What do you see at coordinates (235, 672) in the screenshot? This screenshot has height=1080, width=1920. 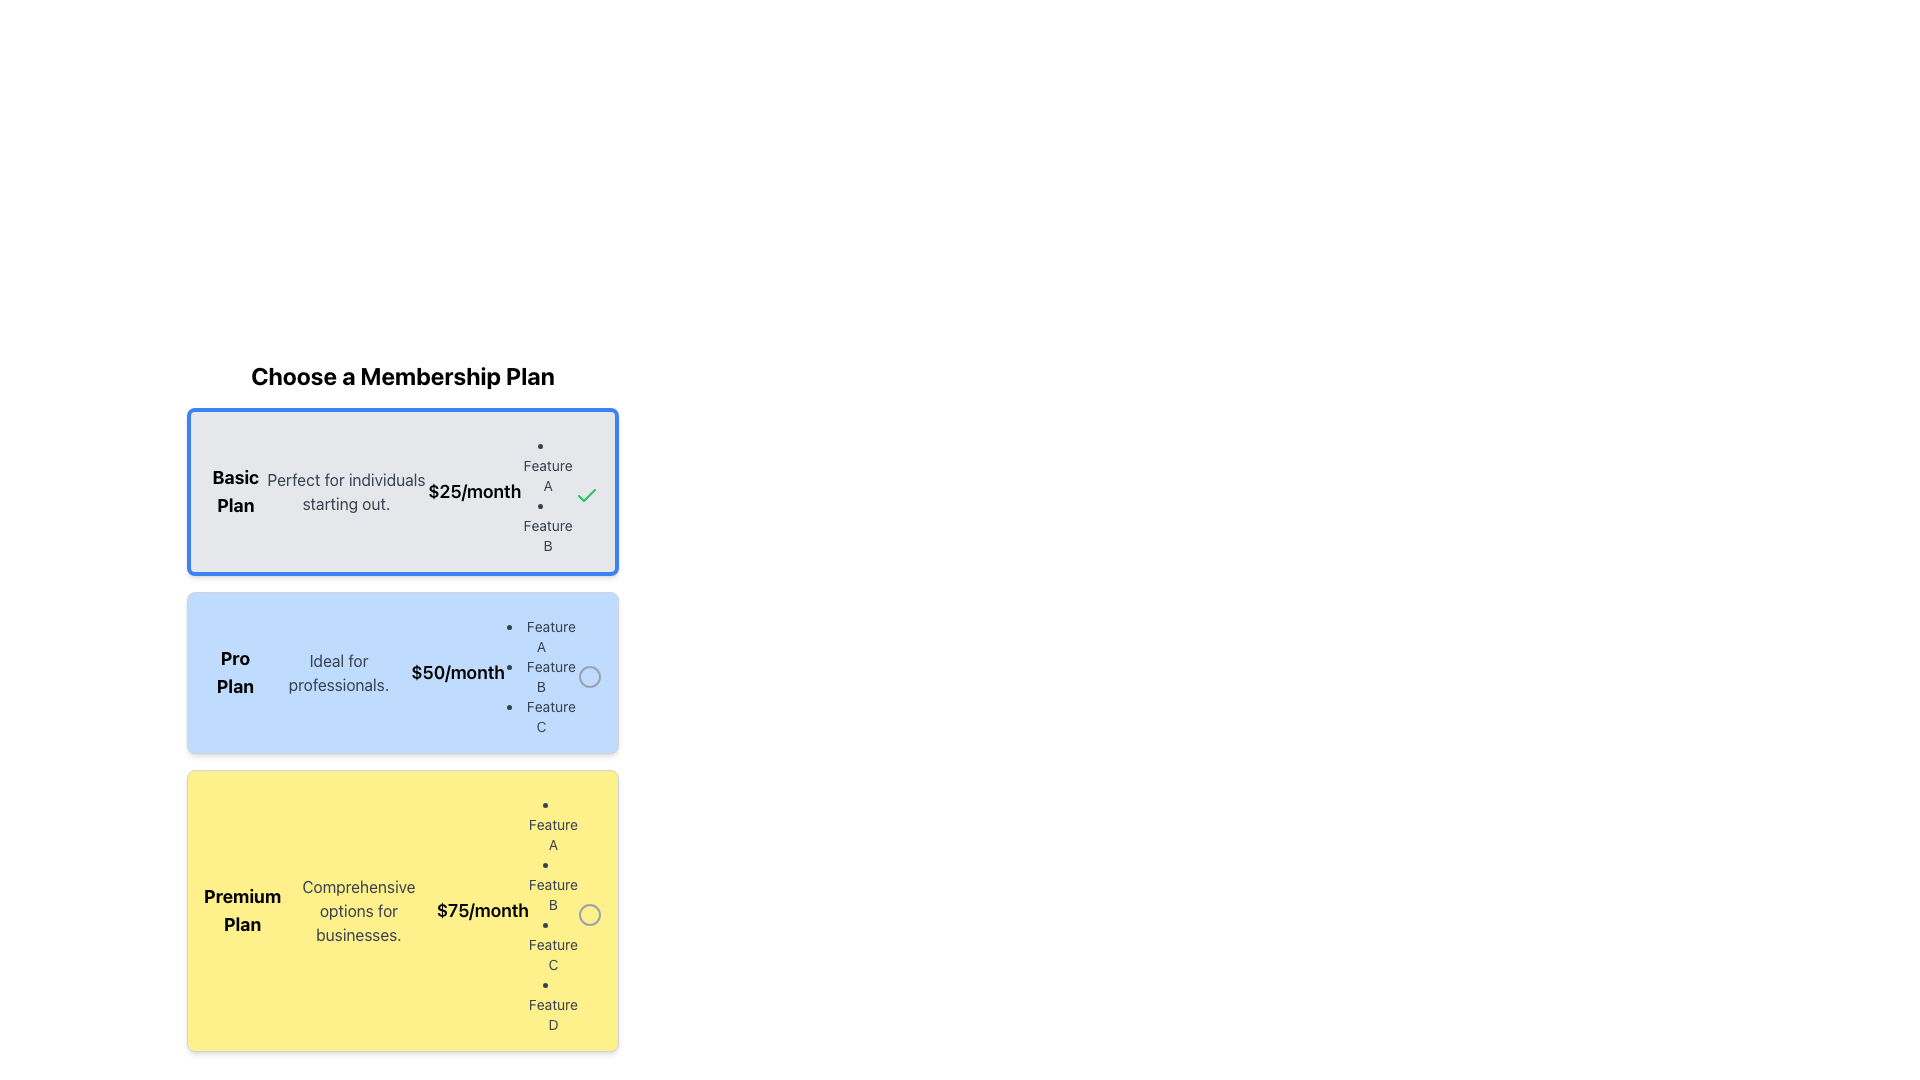 I see `label identifying the 'Pro Plan' subscription option, which is located in the upper-left section of the 'Pro Plan' card, the middle card in a vertical stack of three subscription plan cards` at bounding box center [235, 672].